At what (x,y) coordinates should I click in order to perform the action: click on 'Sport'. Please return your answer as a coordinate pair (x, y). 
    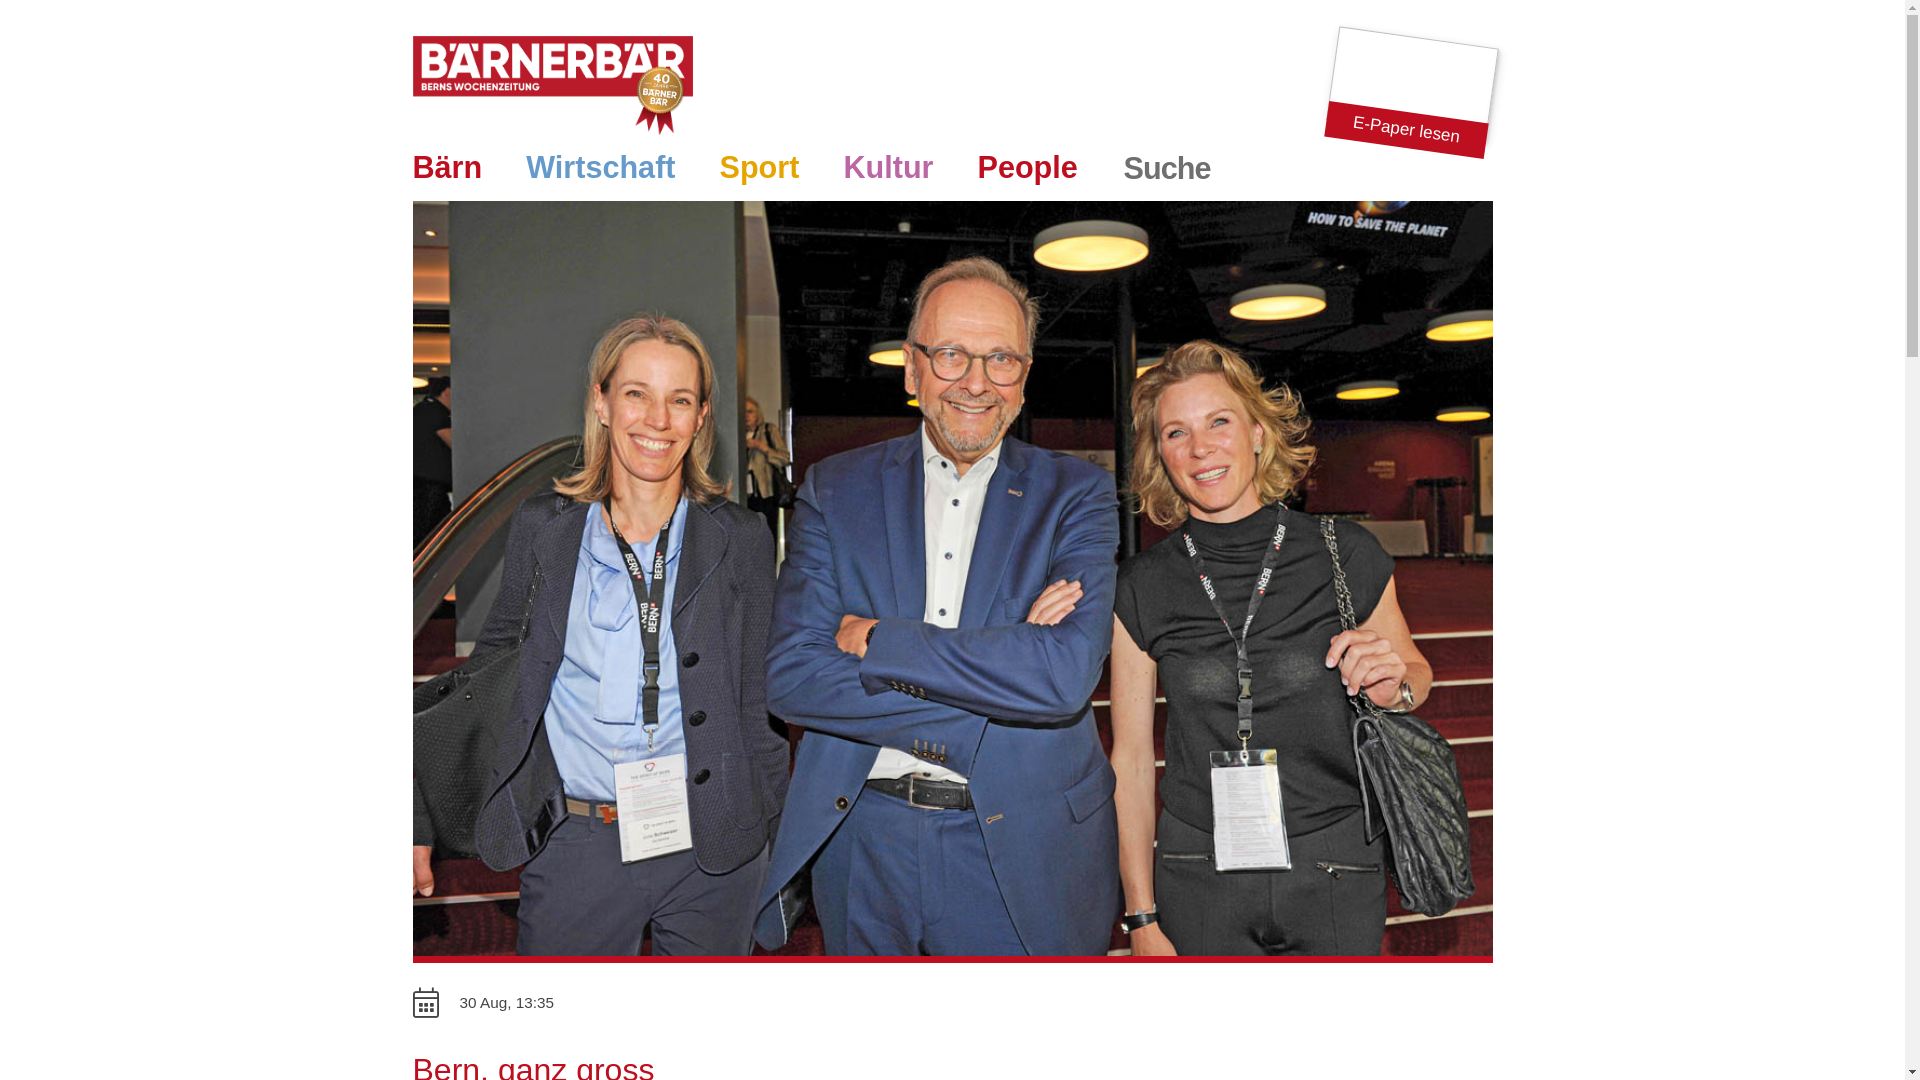
    Looking at the image, I should click on (758, 169).